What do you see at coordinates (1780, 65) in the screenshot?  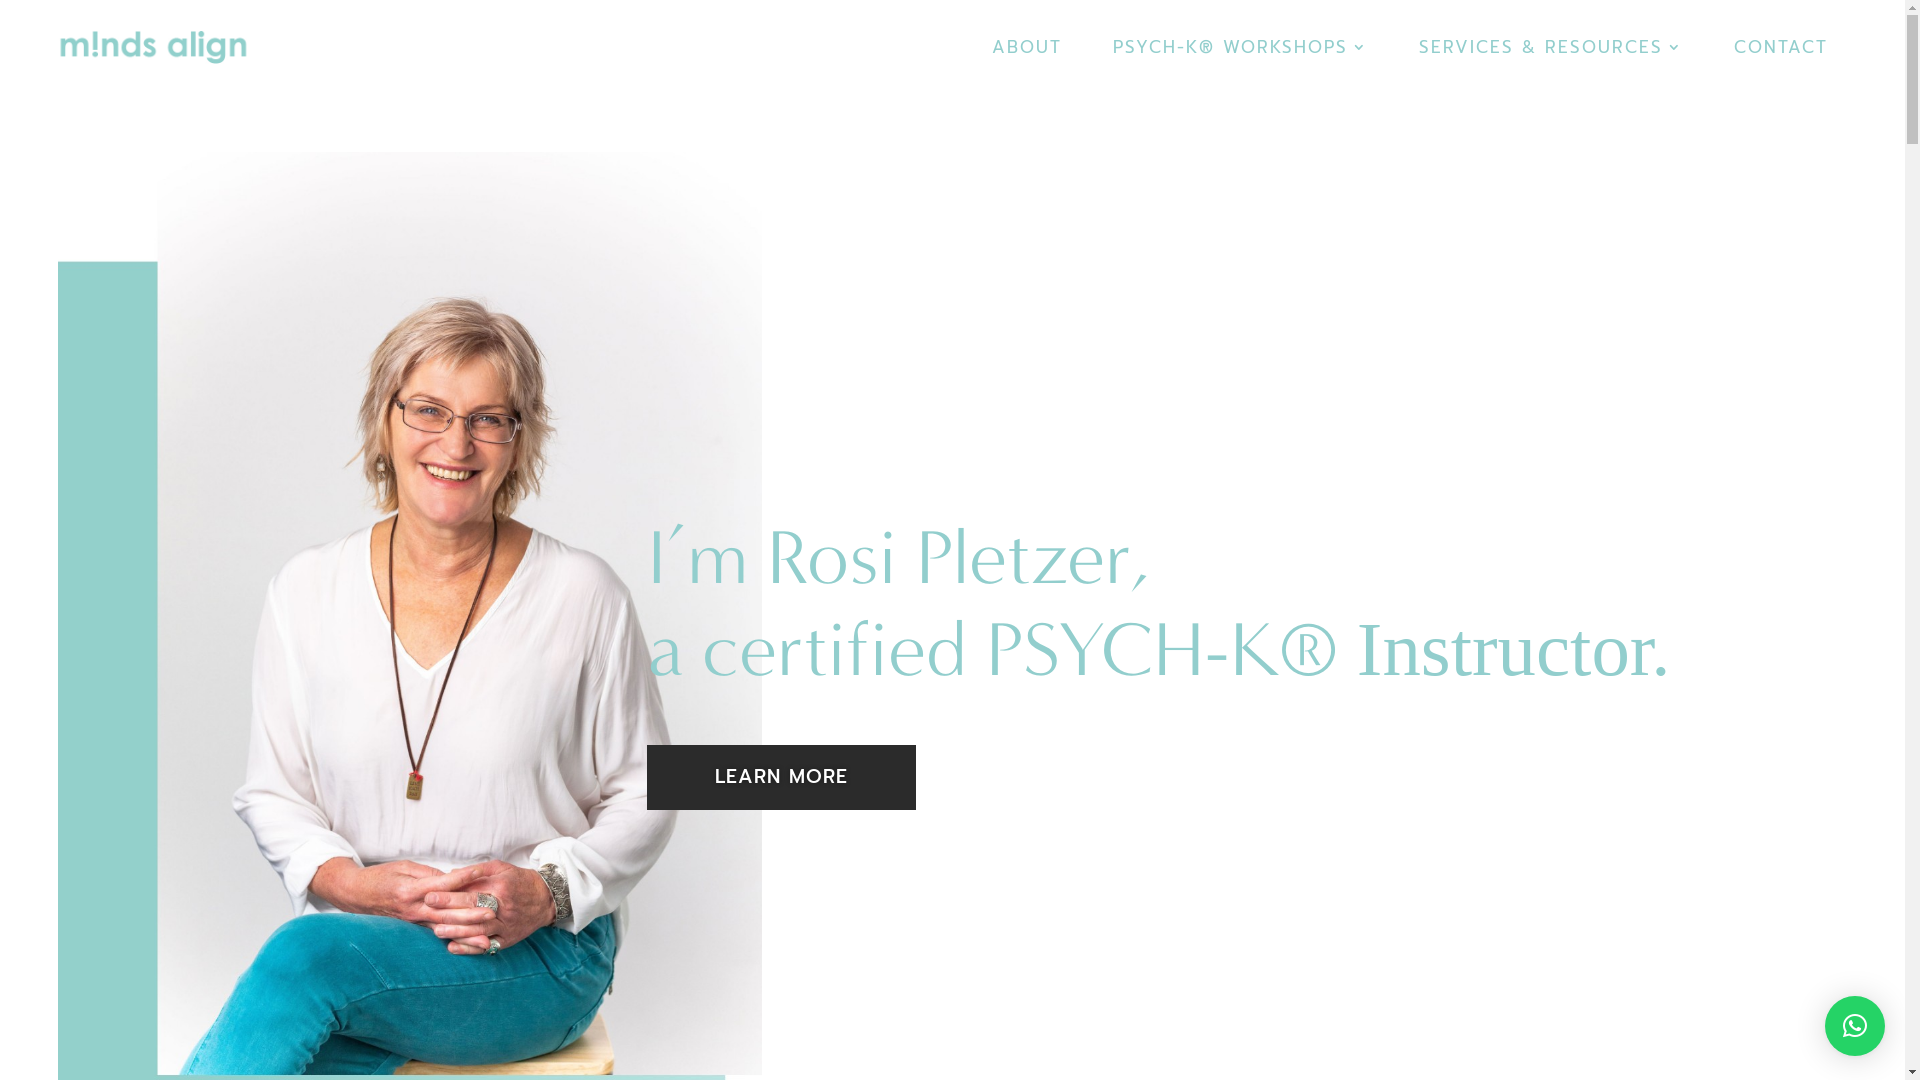 I see `'CONTACT'` at bounding box center [1780, 65].